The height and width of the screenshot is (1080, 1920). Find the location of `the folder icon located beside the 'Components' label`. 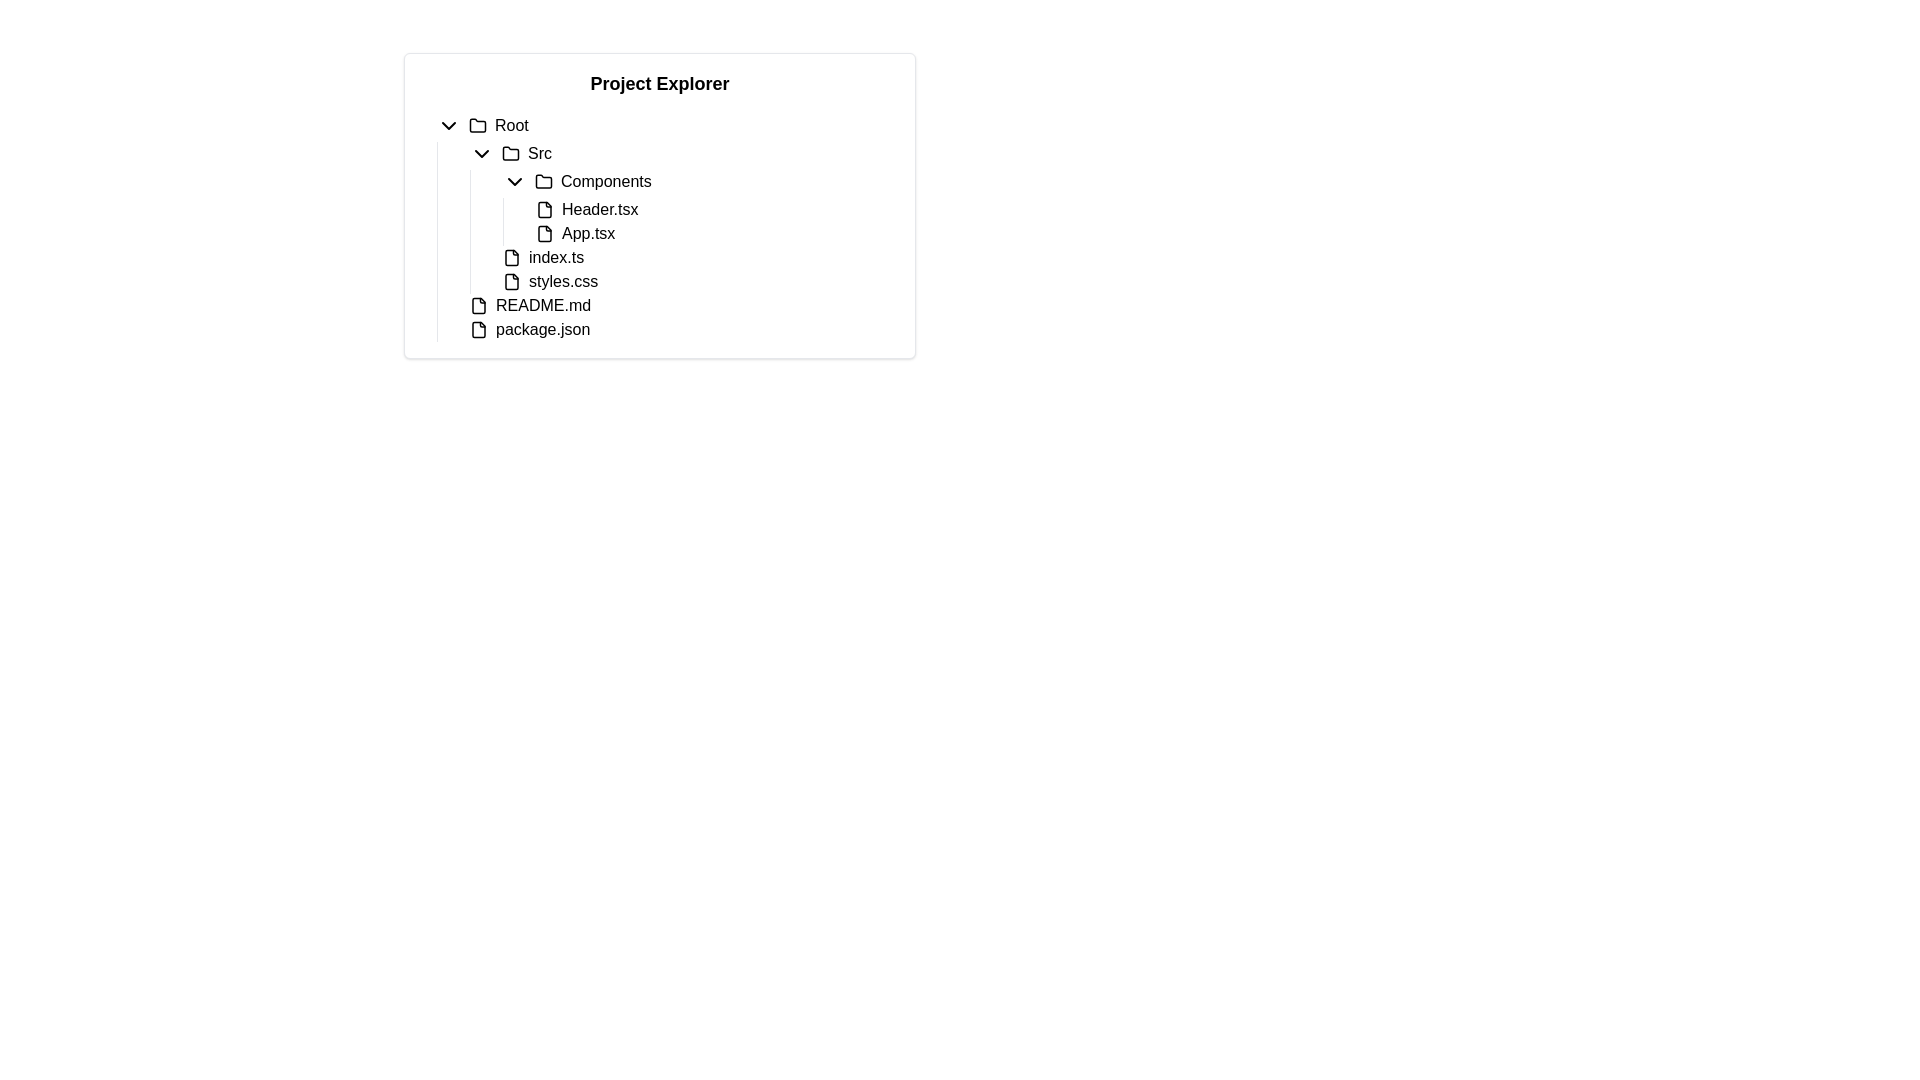

the folder icon located beside the 'Components' label is located at coordinates (543, 181).